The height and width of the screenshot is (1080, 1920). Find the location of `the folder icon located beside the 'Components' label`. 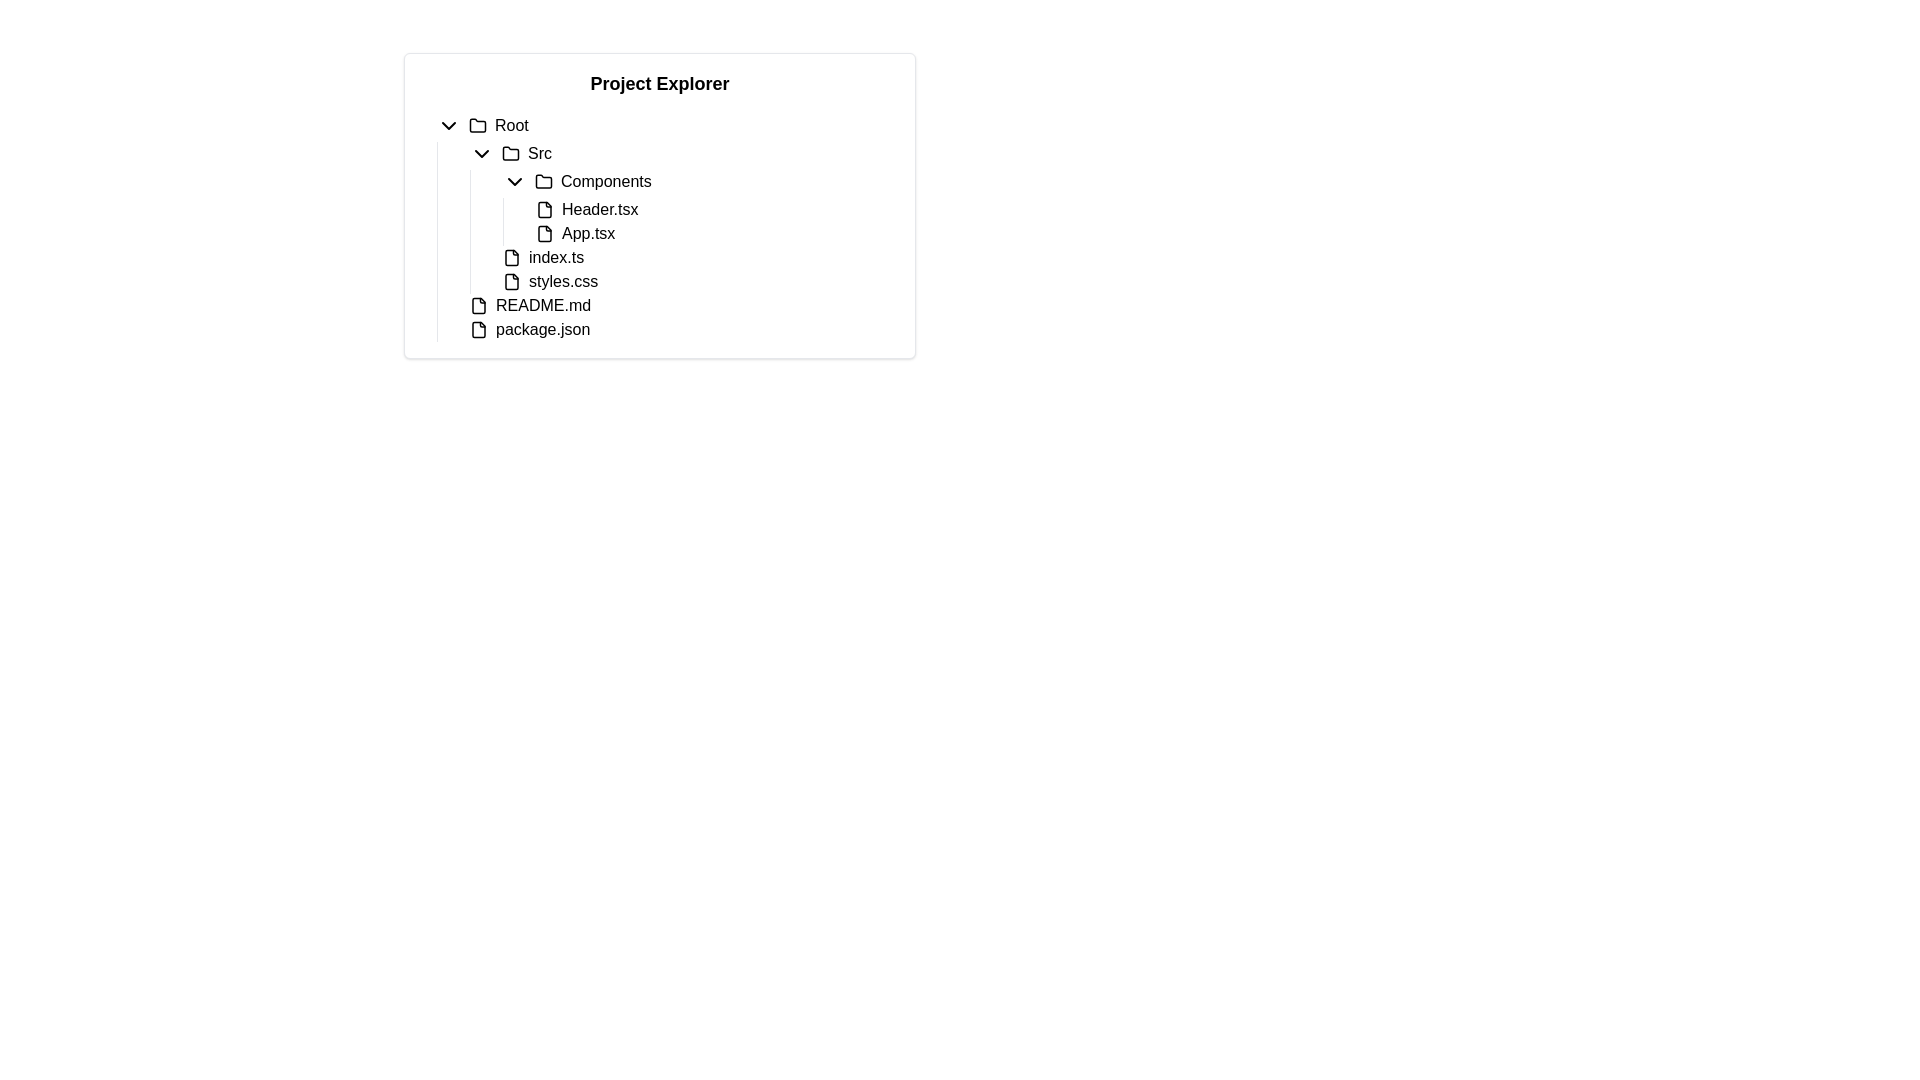

the folder icon located beside the 'Components' label is located at coordinates (543, 181).